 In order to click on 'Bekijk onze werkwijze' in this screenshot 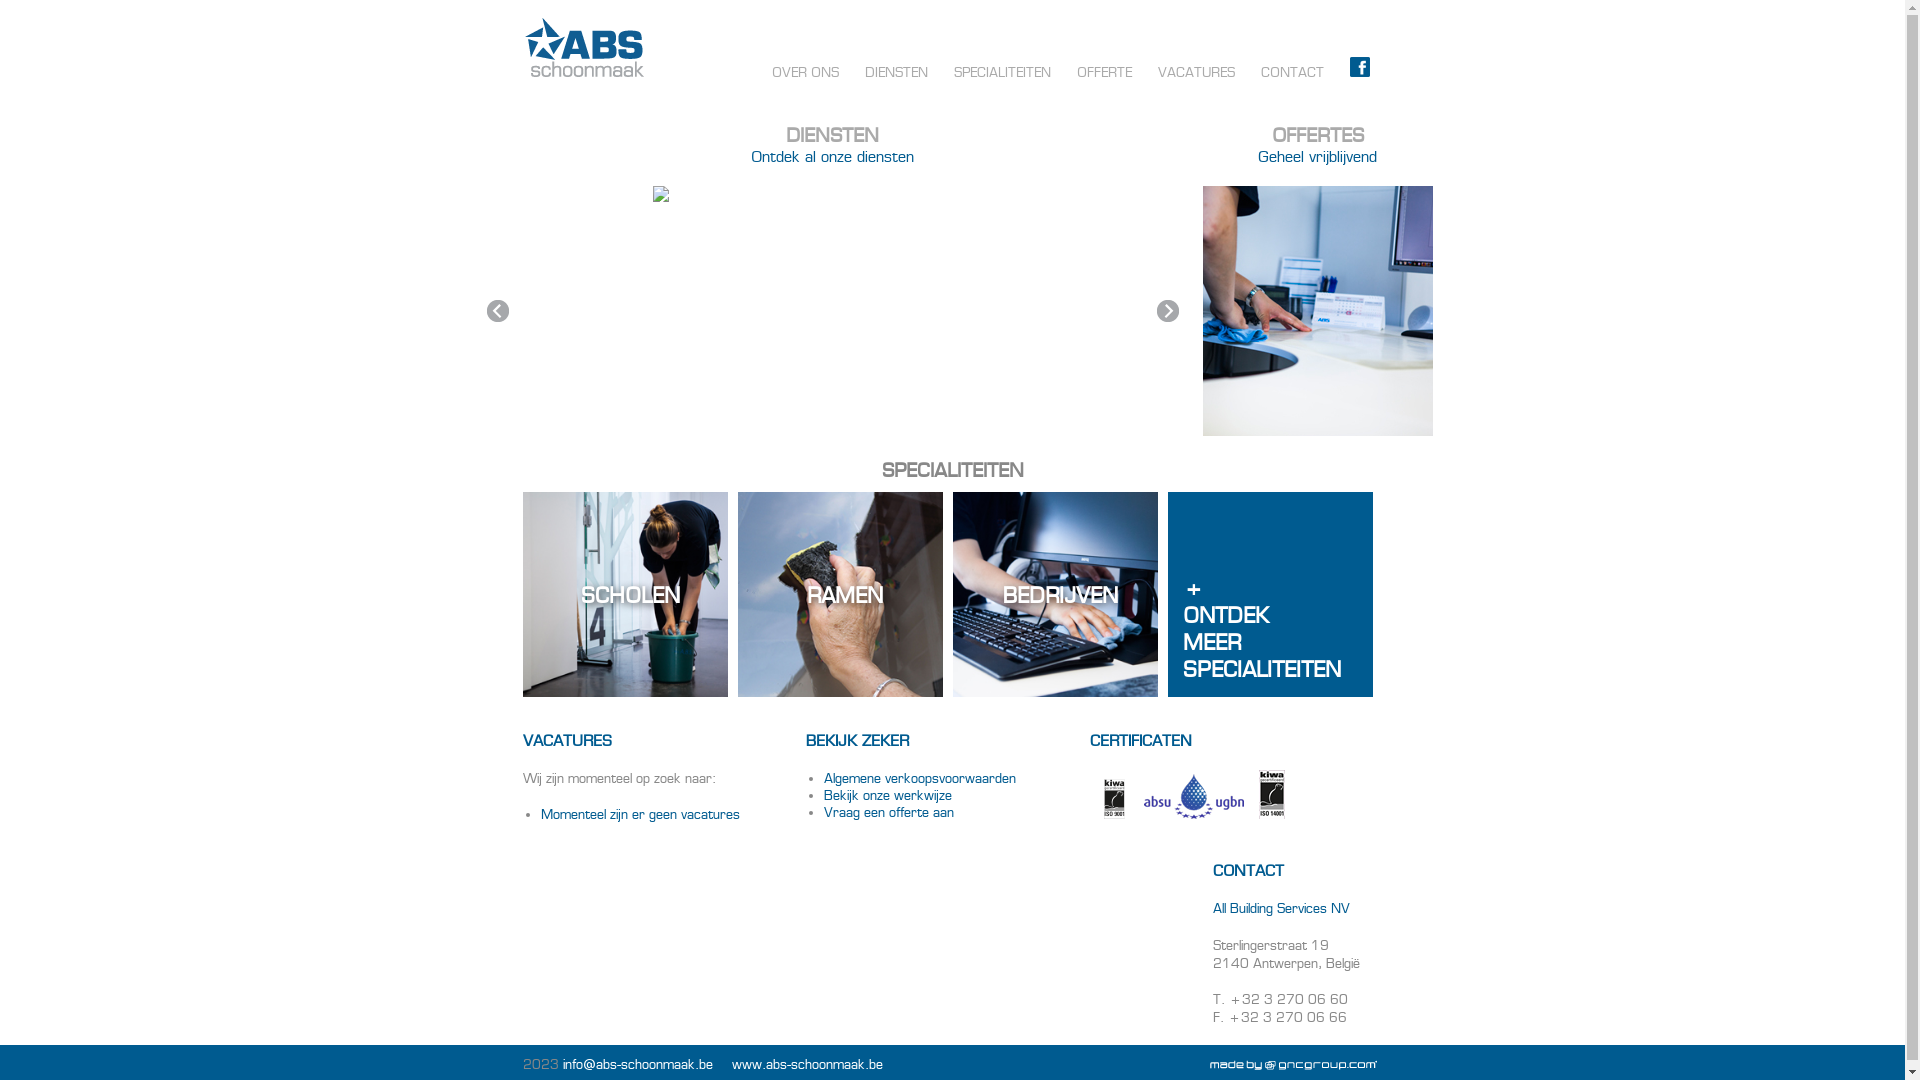, I will do `click(887, 794)`.